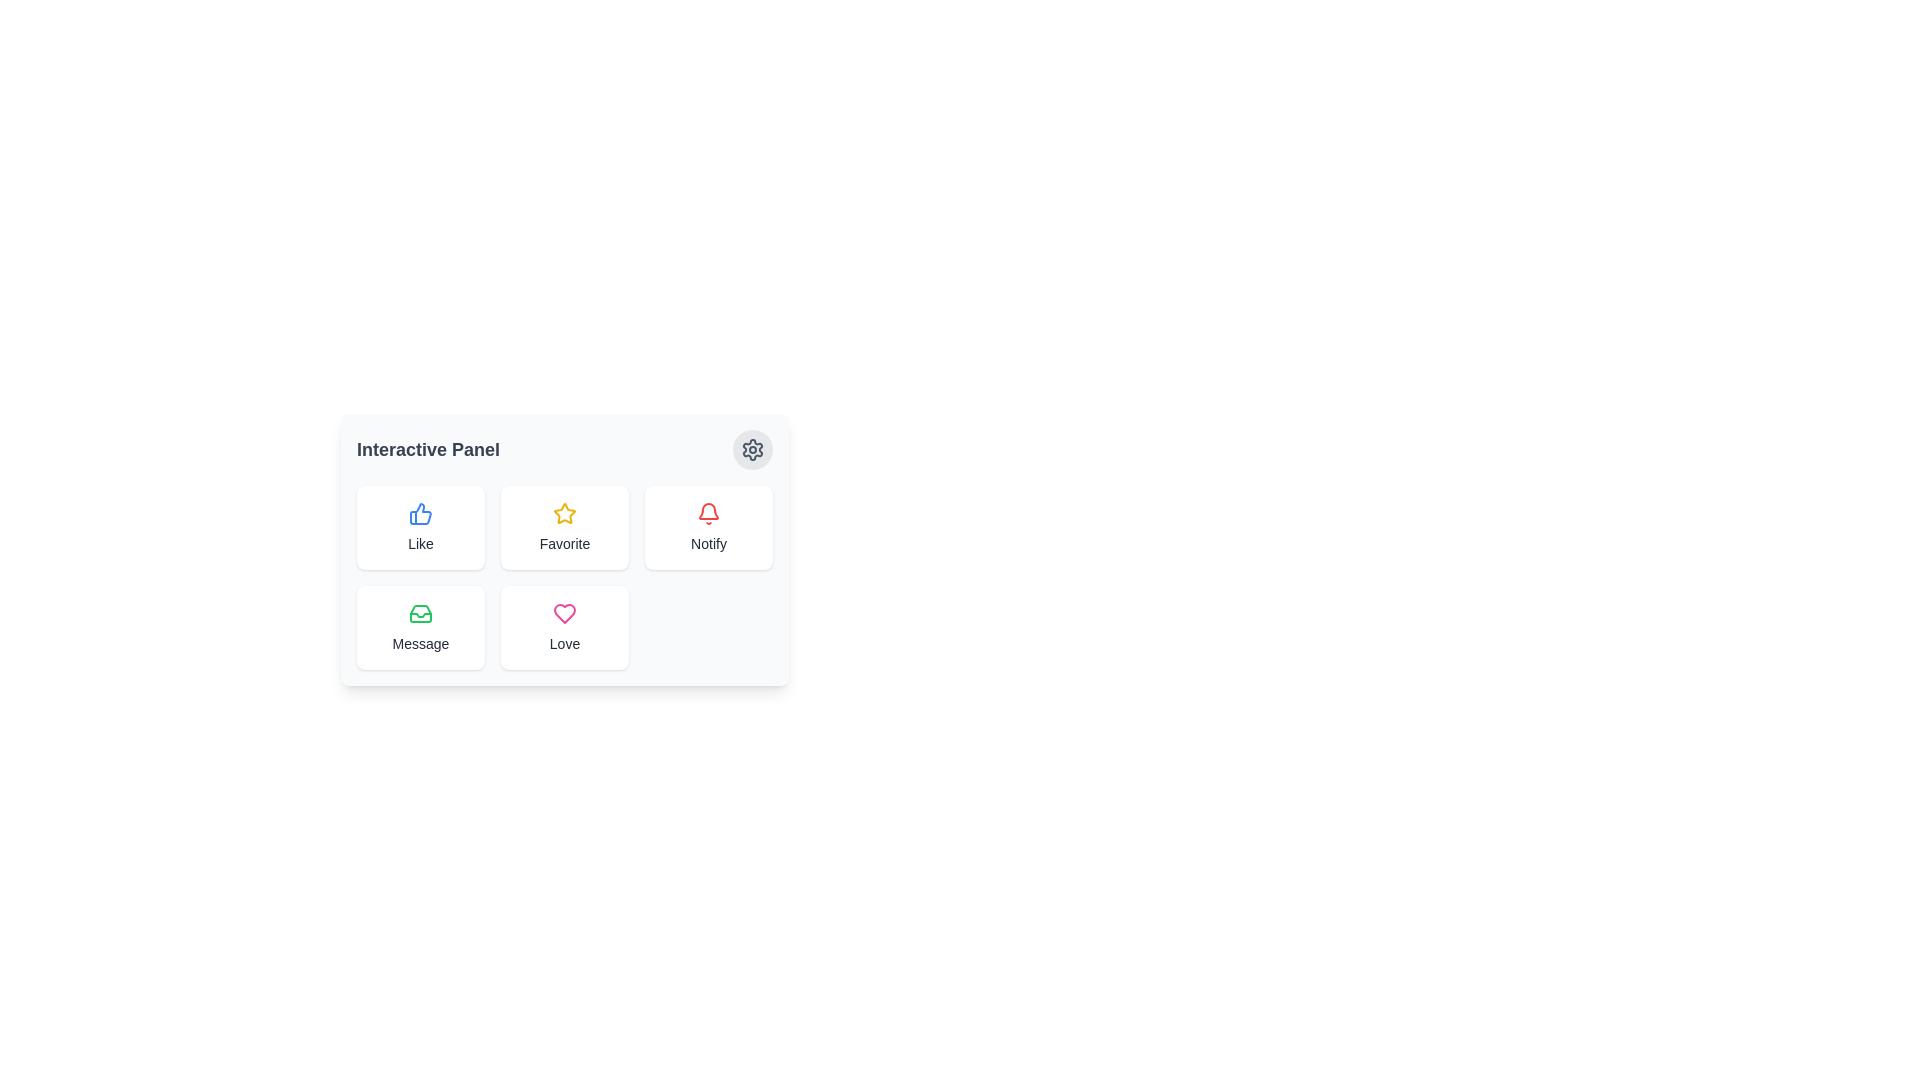 The image size is (1920, 1080). Describe the element at coordinates (564, 612) in the screenshot. I see `the 'Love' icon located at the center of the rectangular card in the bottom-right area of the grid` at that location.